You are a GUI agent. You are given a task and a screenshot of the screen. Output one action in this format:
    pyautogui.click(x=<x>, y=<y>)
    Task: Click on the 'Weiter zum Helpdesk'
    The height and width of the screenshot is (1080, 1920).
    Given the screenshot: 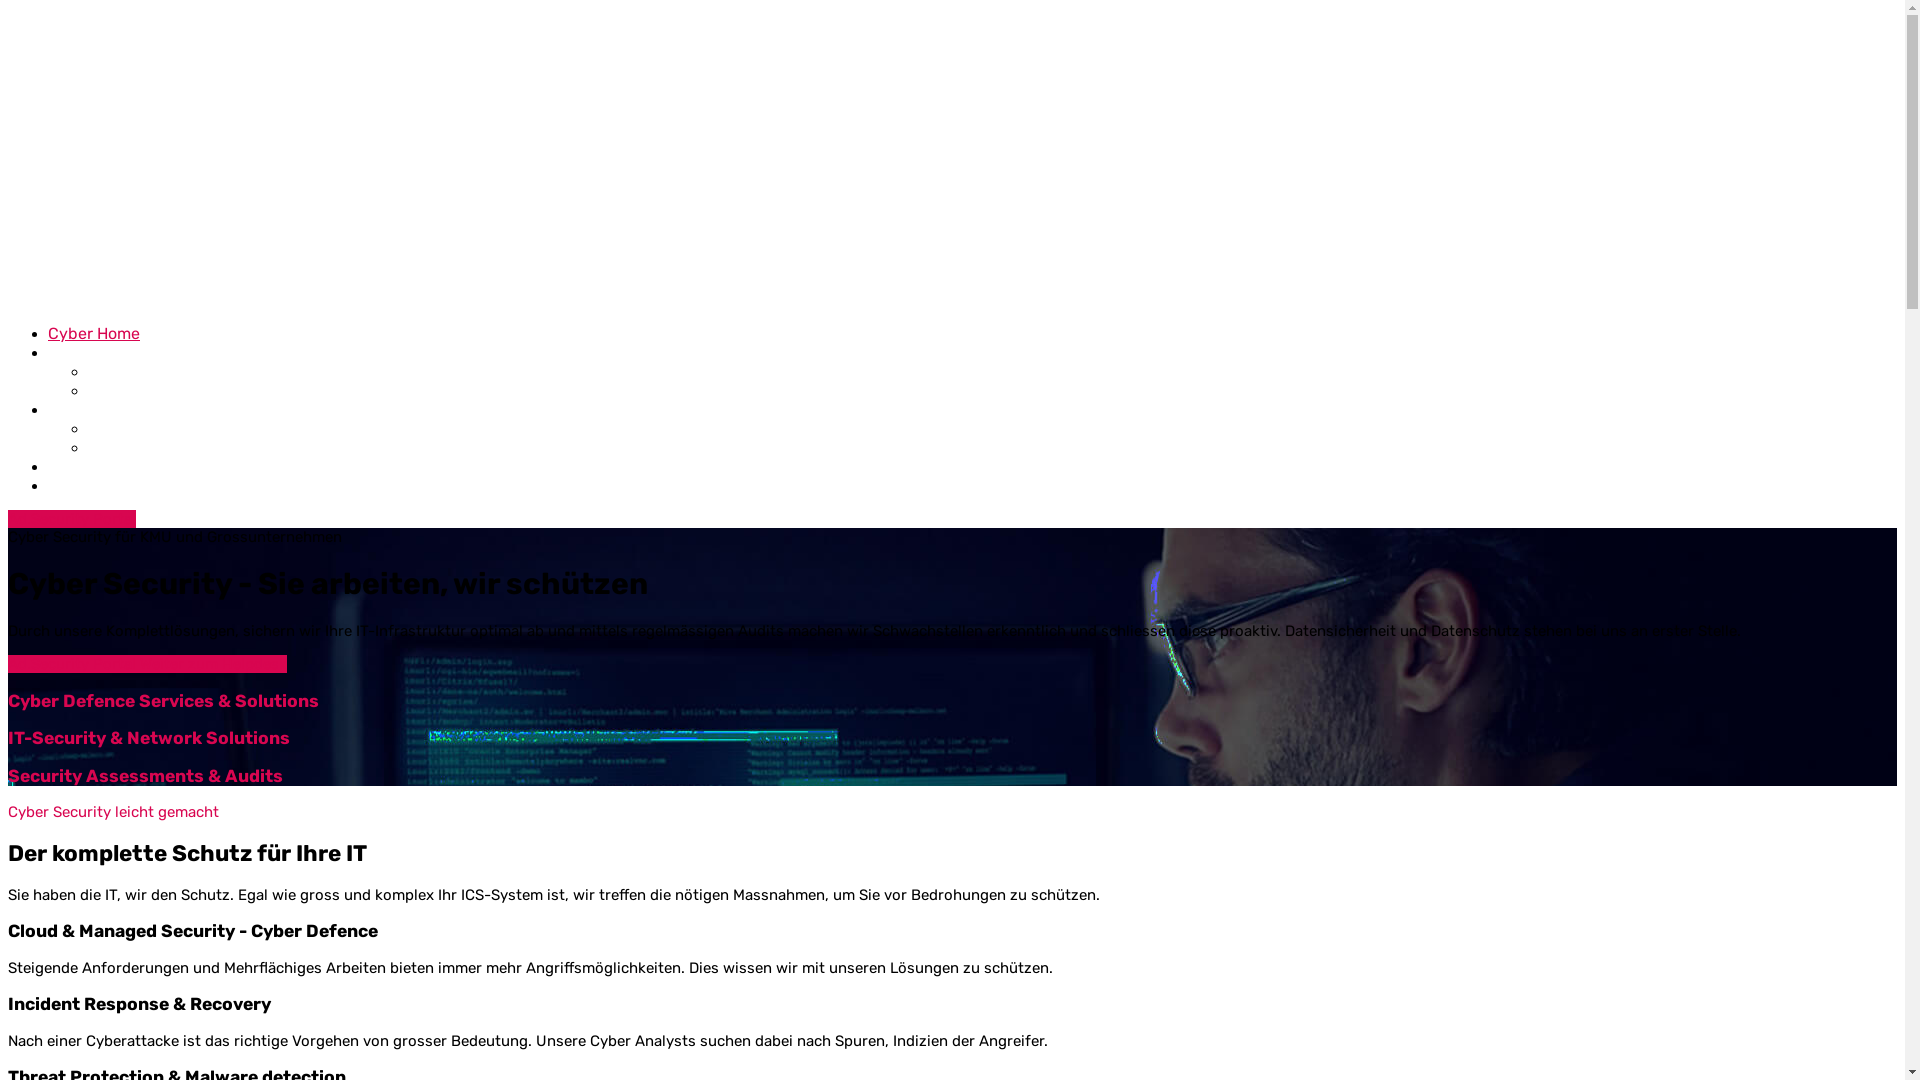 What is the action you would take?
    pyautogui.click(x=213, y=663)
    